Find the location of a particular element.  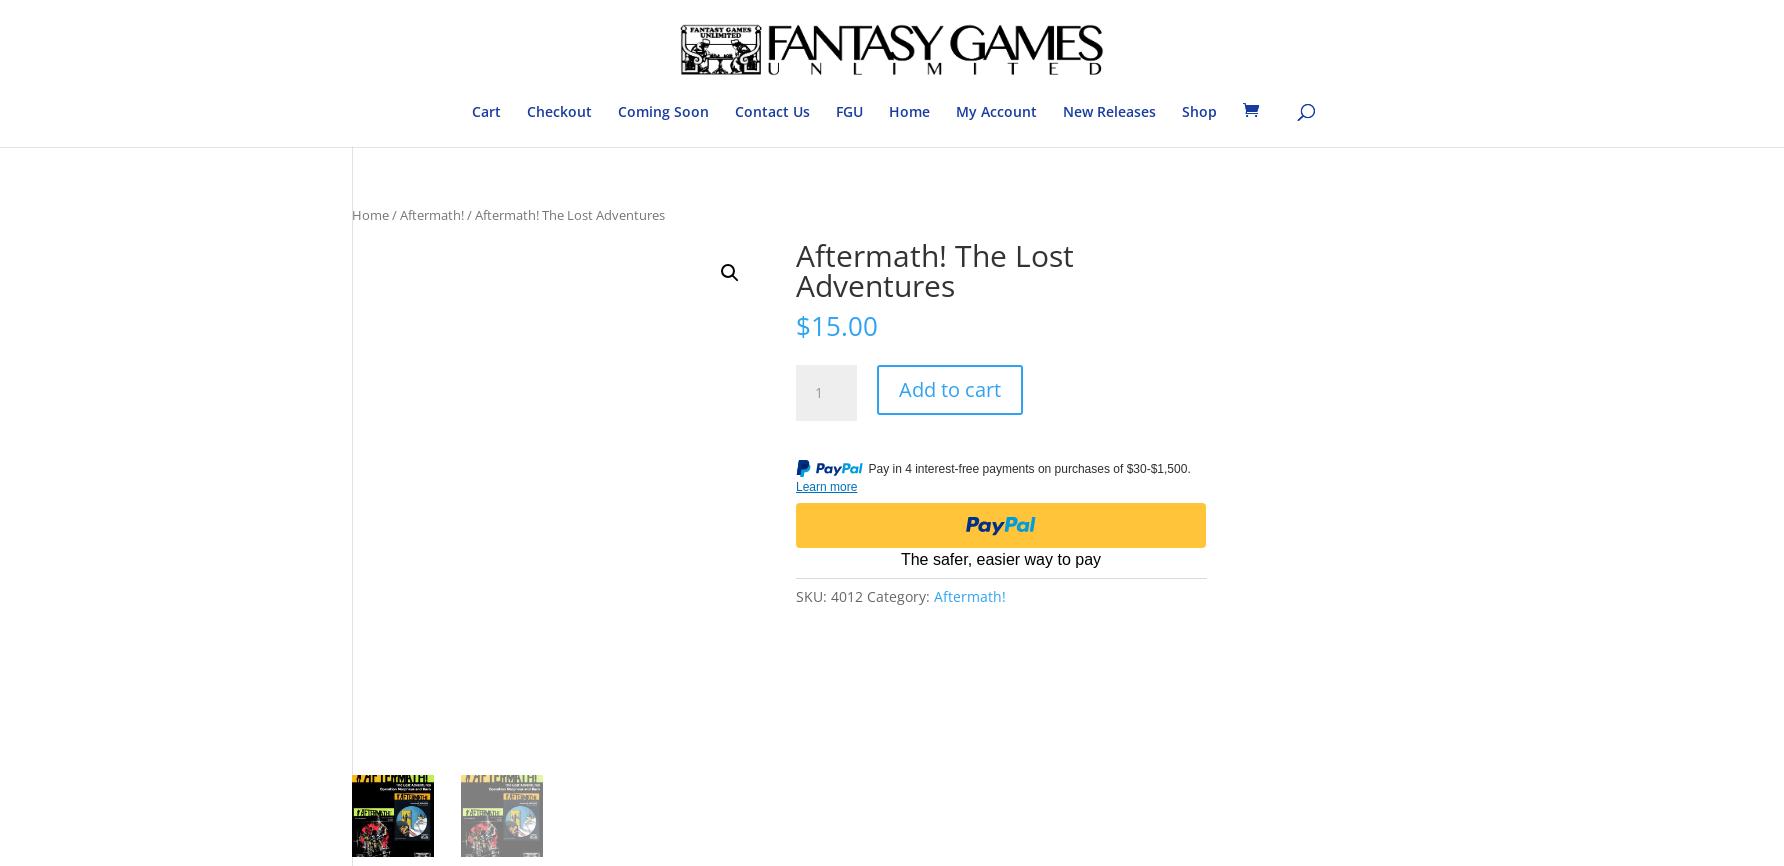

'Category:' is located at coordinates (900, 595).